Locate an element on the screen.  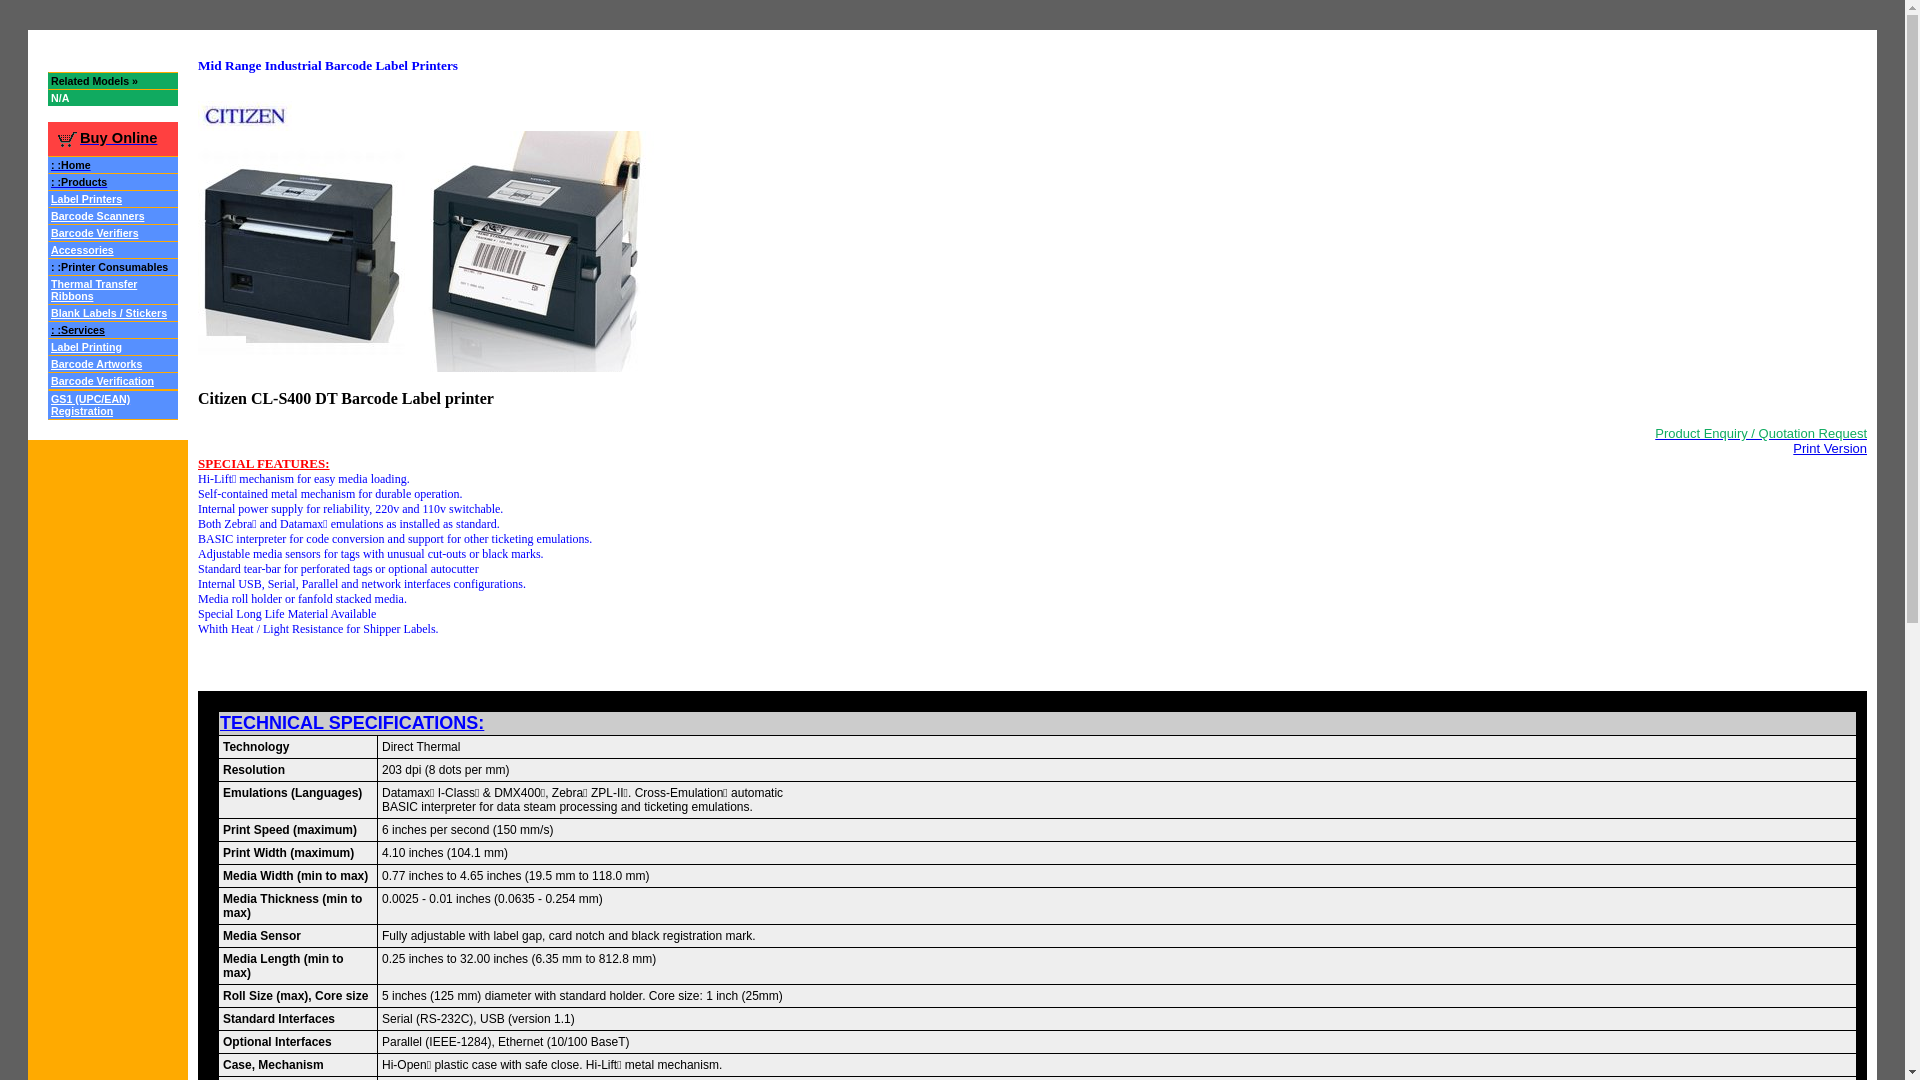
': :Home' is located at coordinates (71, 162).